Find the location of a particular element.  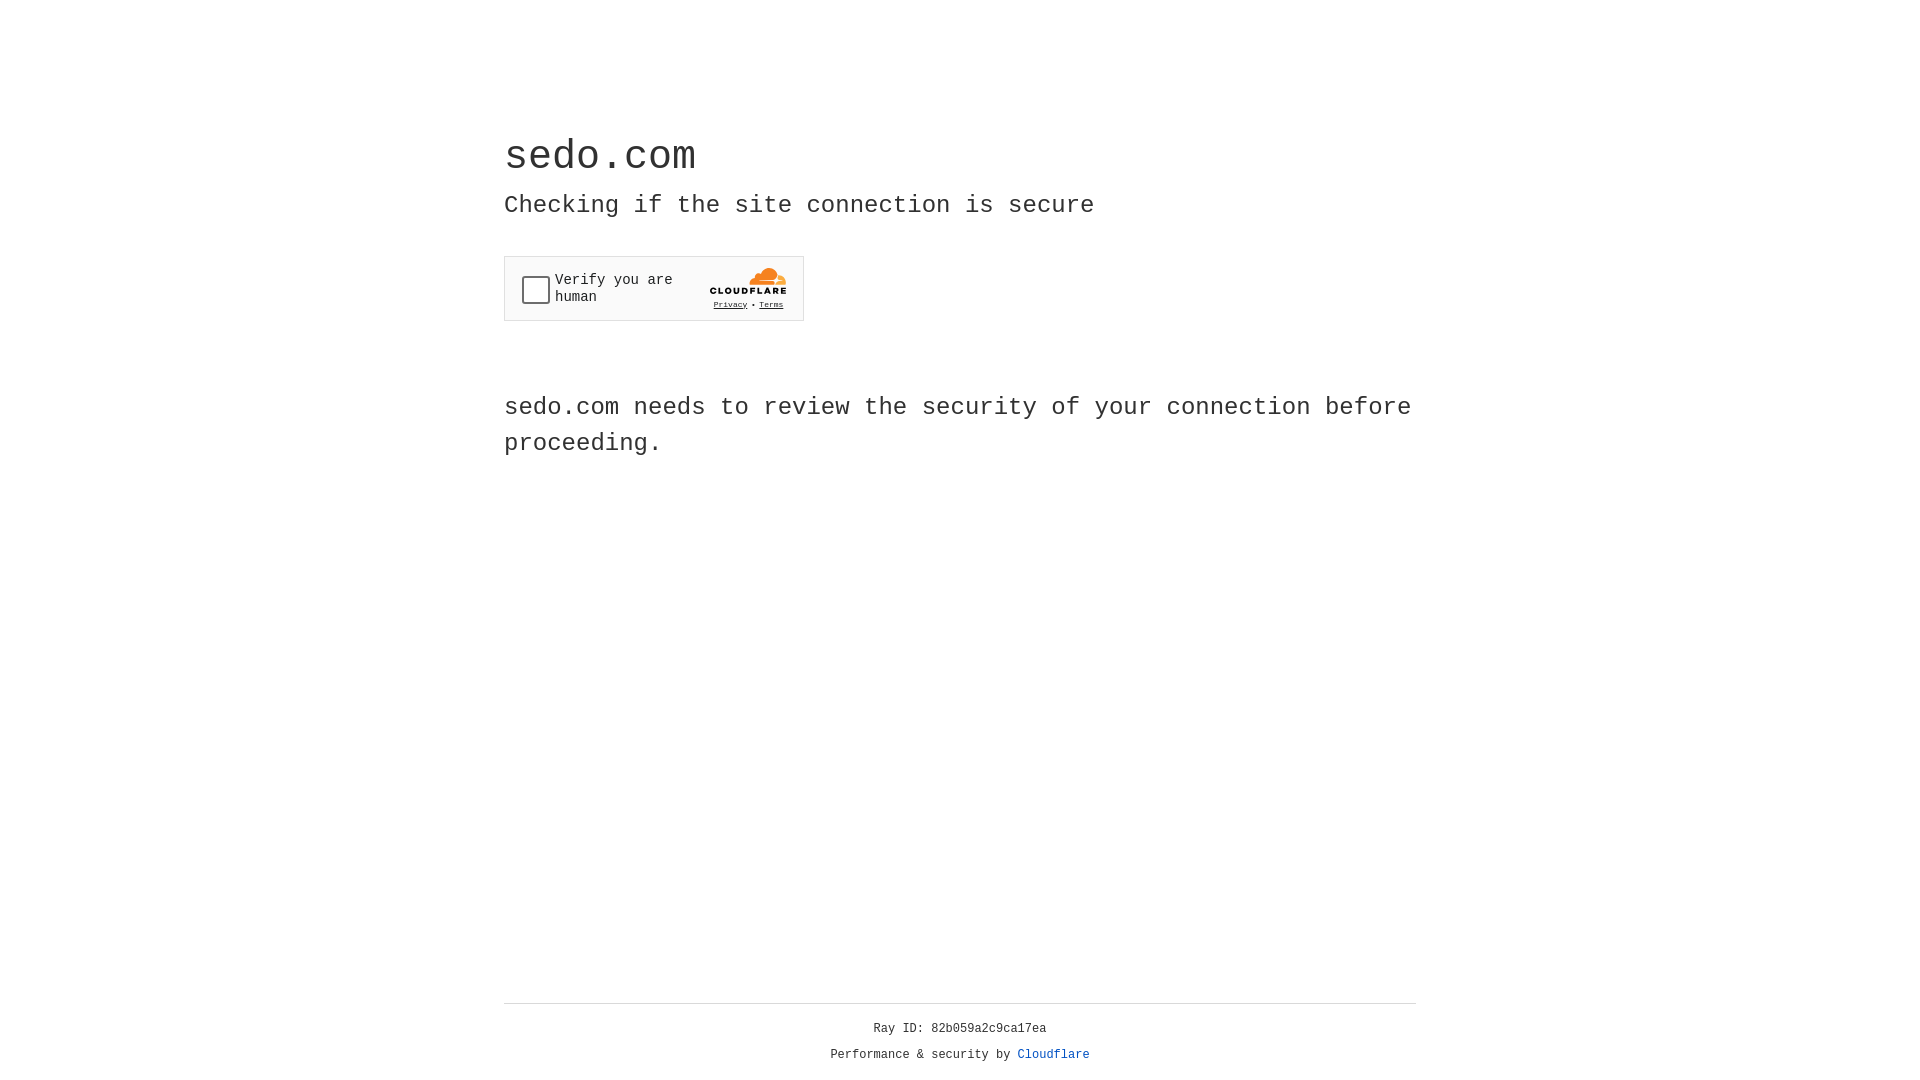

'Widget containing a Cloudflare security challenge' is located at coordinates (653, 288).